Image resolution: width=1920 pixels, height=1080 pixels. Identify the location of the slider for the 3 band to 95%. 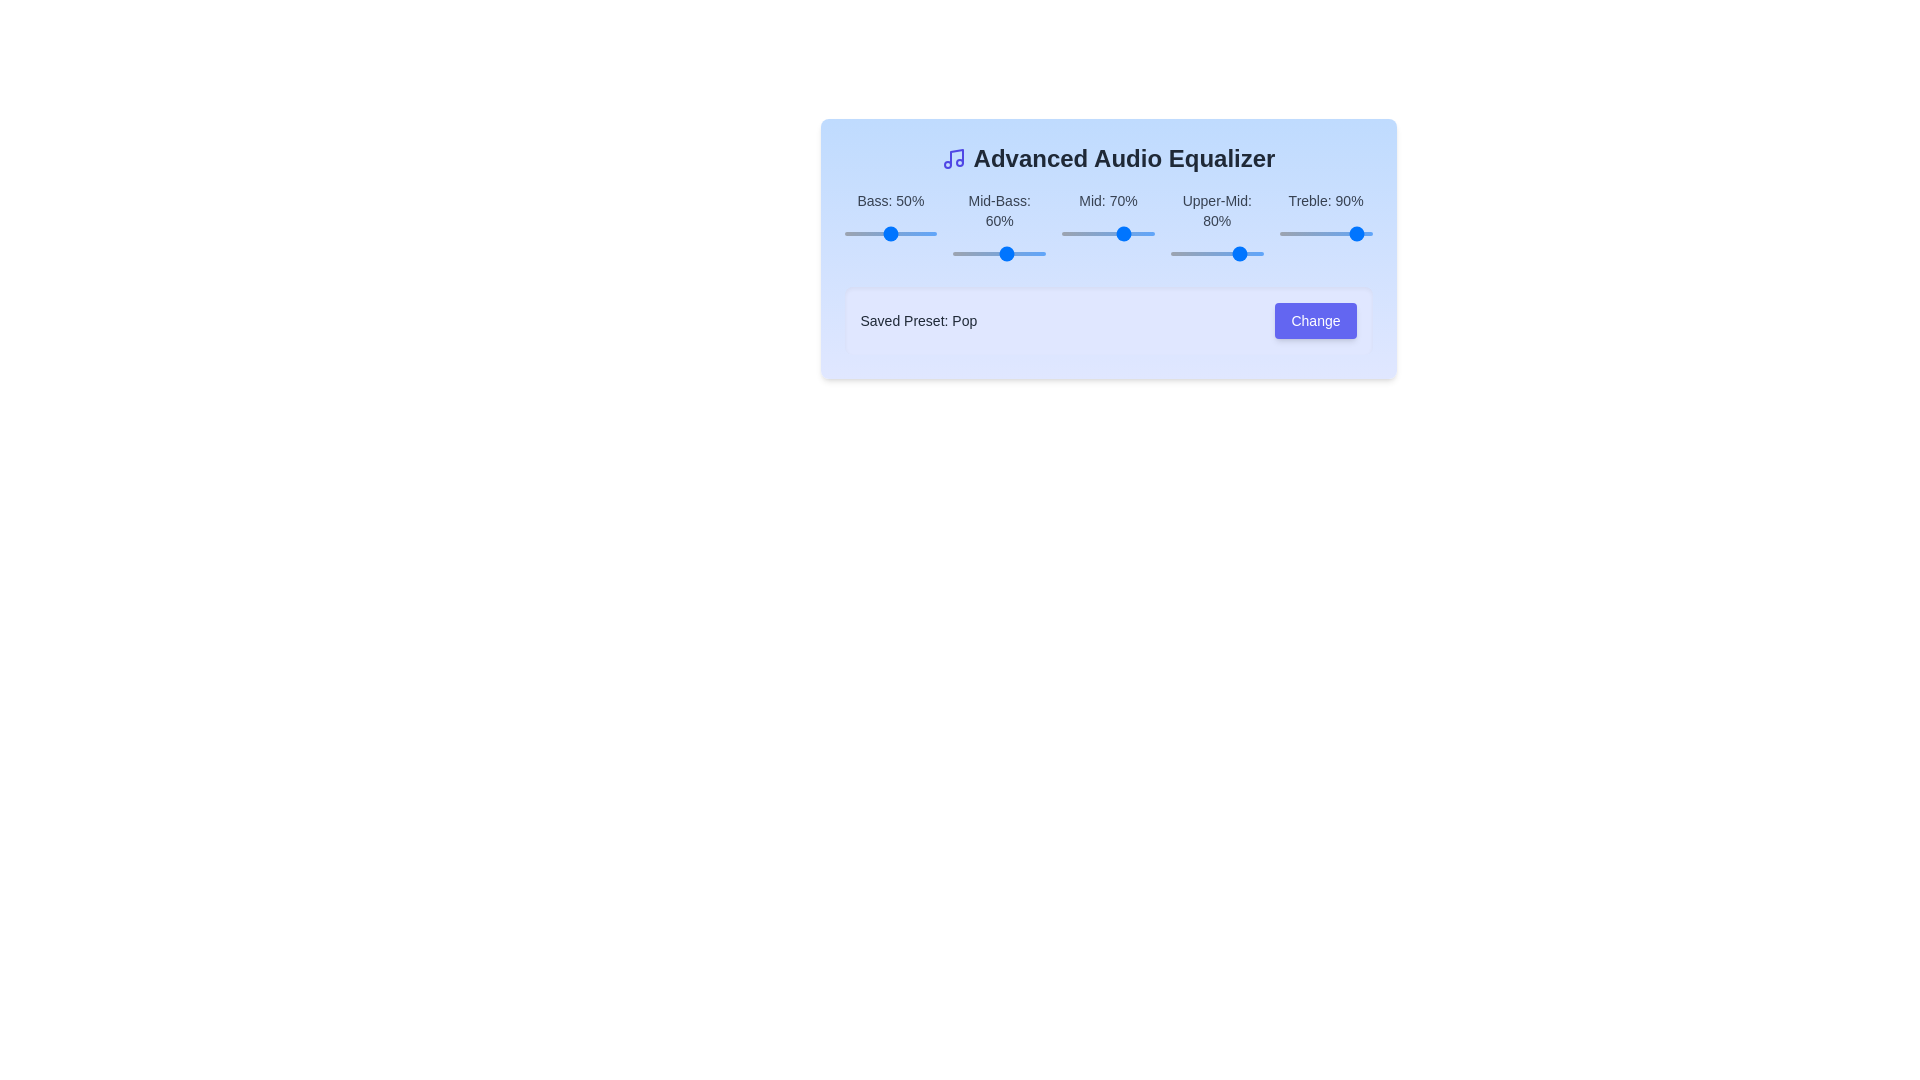
(1312, 253).